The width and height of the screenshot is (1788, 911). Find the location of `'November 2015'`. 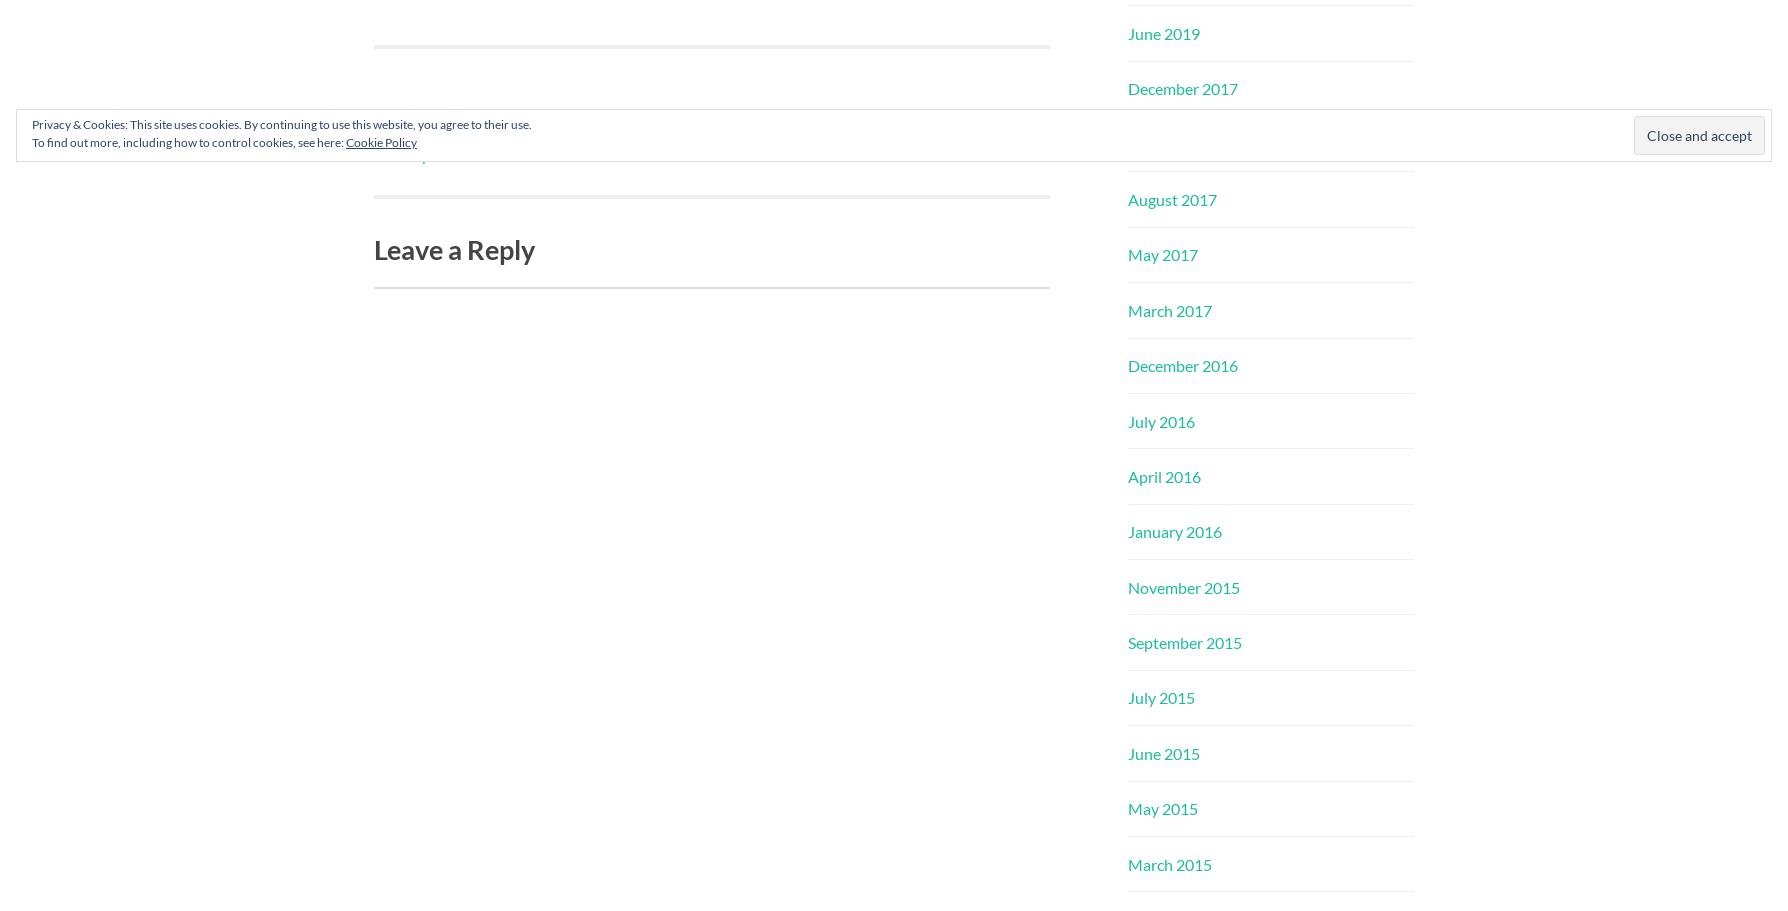

'November 2015' is located at coordinates (1183, 586).